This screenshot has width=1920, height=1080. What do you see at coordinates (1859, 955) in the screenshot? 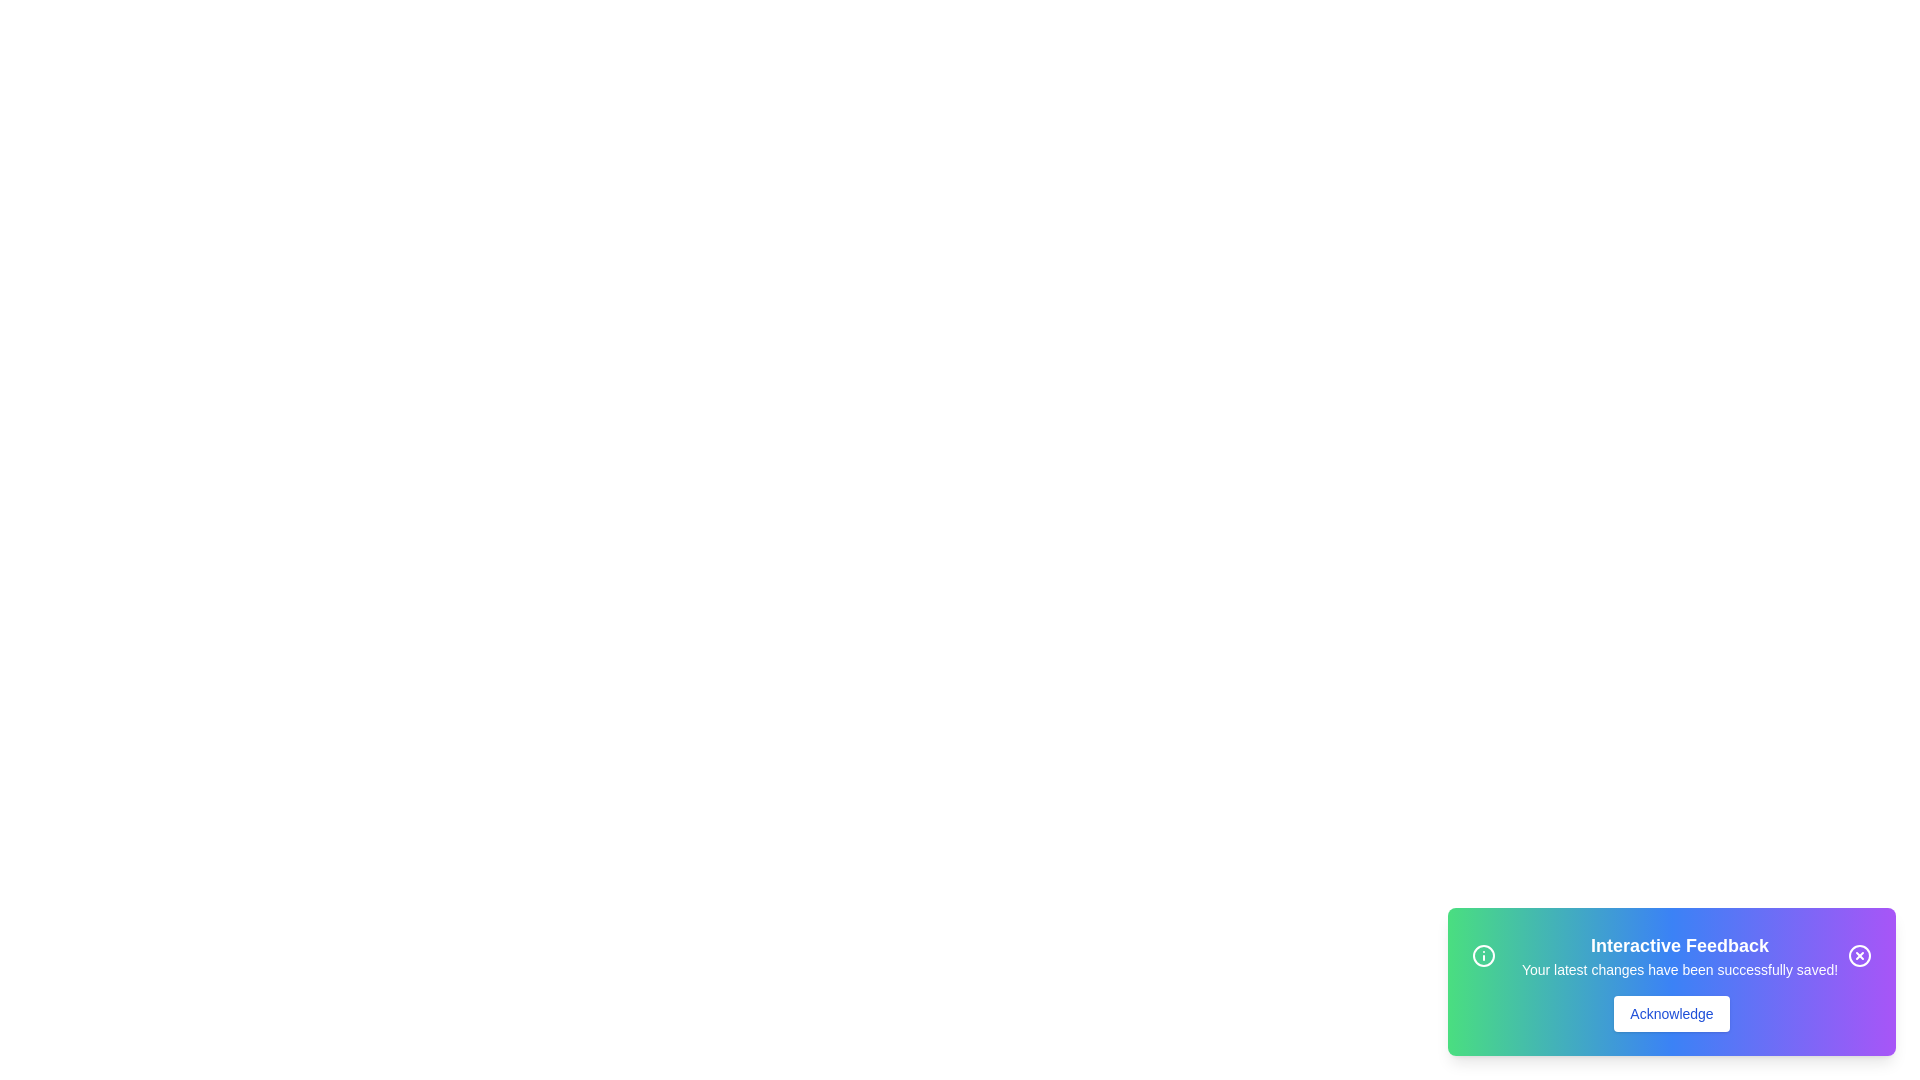
I see `the small circular button with a white 'X' icon on a vibrant purple background, located at the top-right corner of the notification bar` at bounding box center [1859, 955].